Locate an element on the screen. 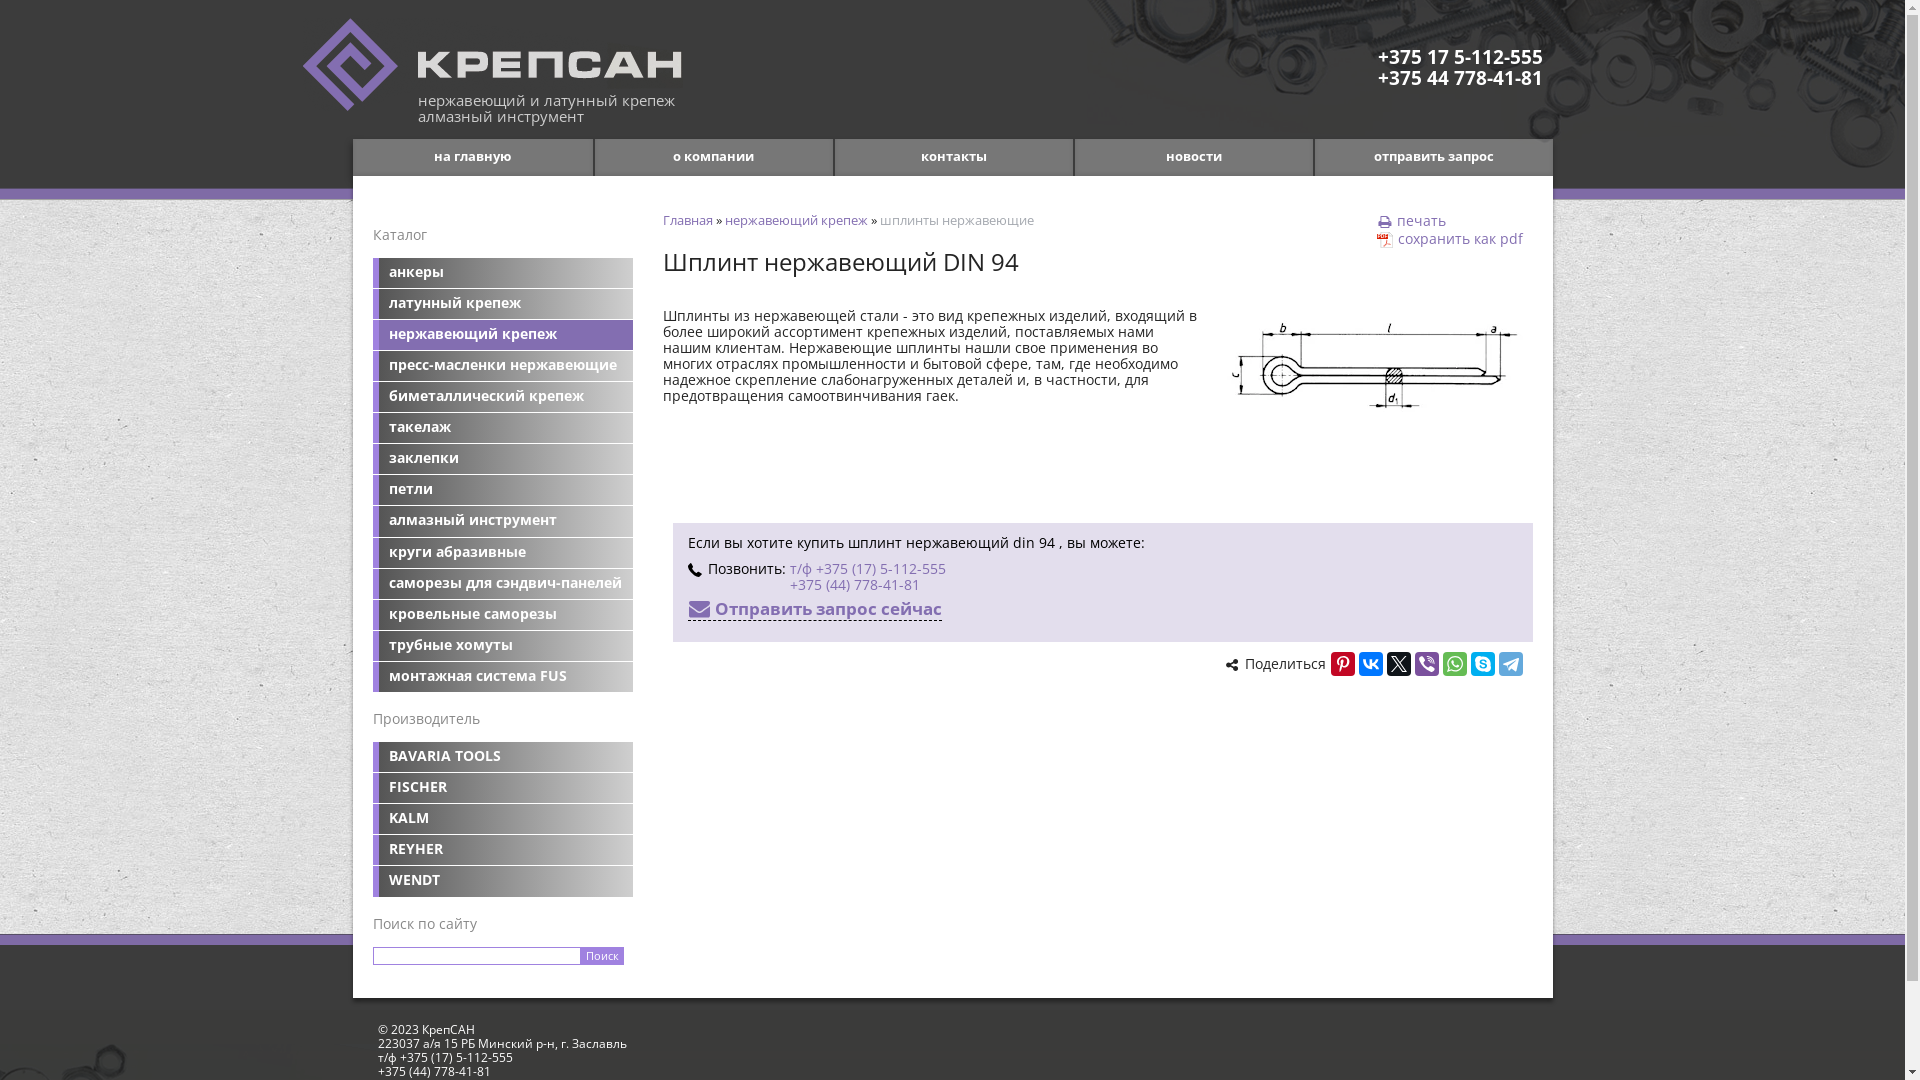 The height and width of the screenshot is (1080, 1920). 'Viber' is located at coordinates (1424, 663).